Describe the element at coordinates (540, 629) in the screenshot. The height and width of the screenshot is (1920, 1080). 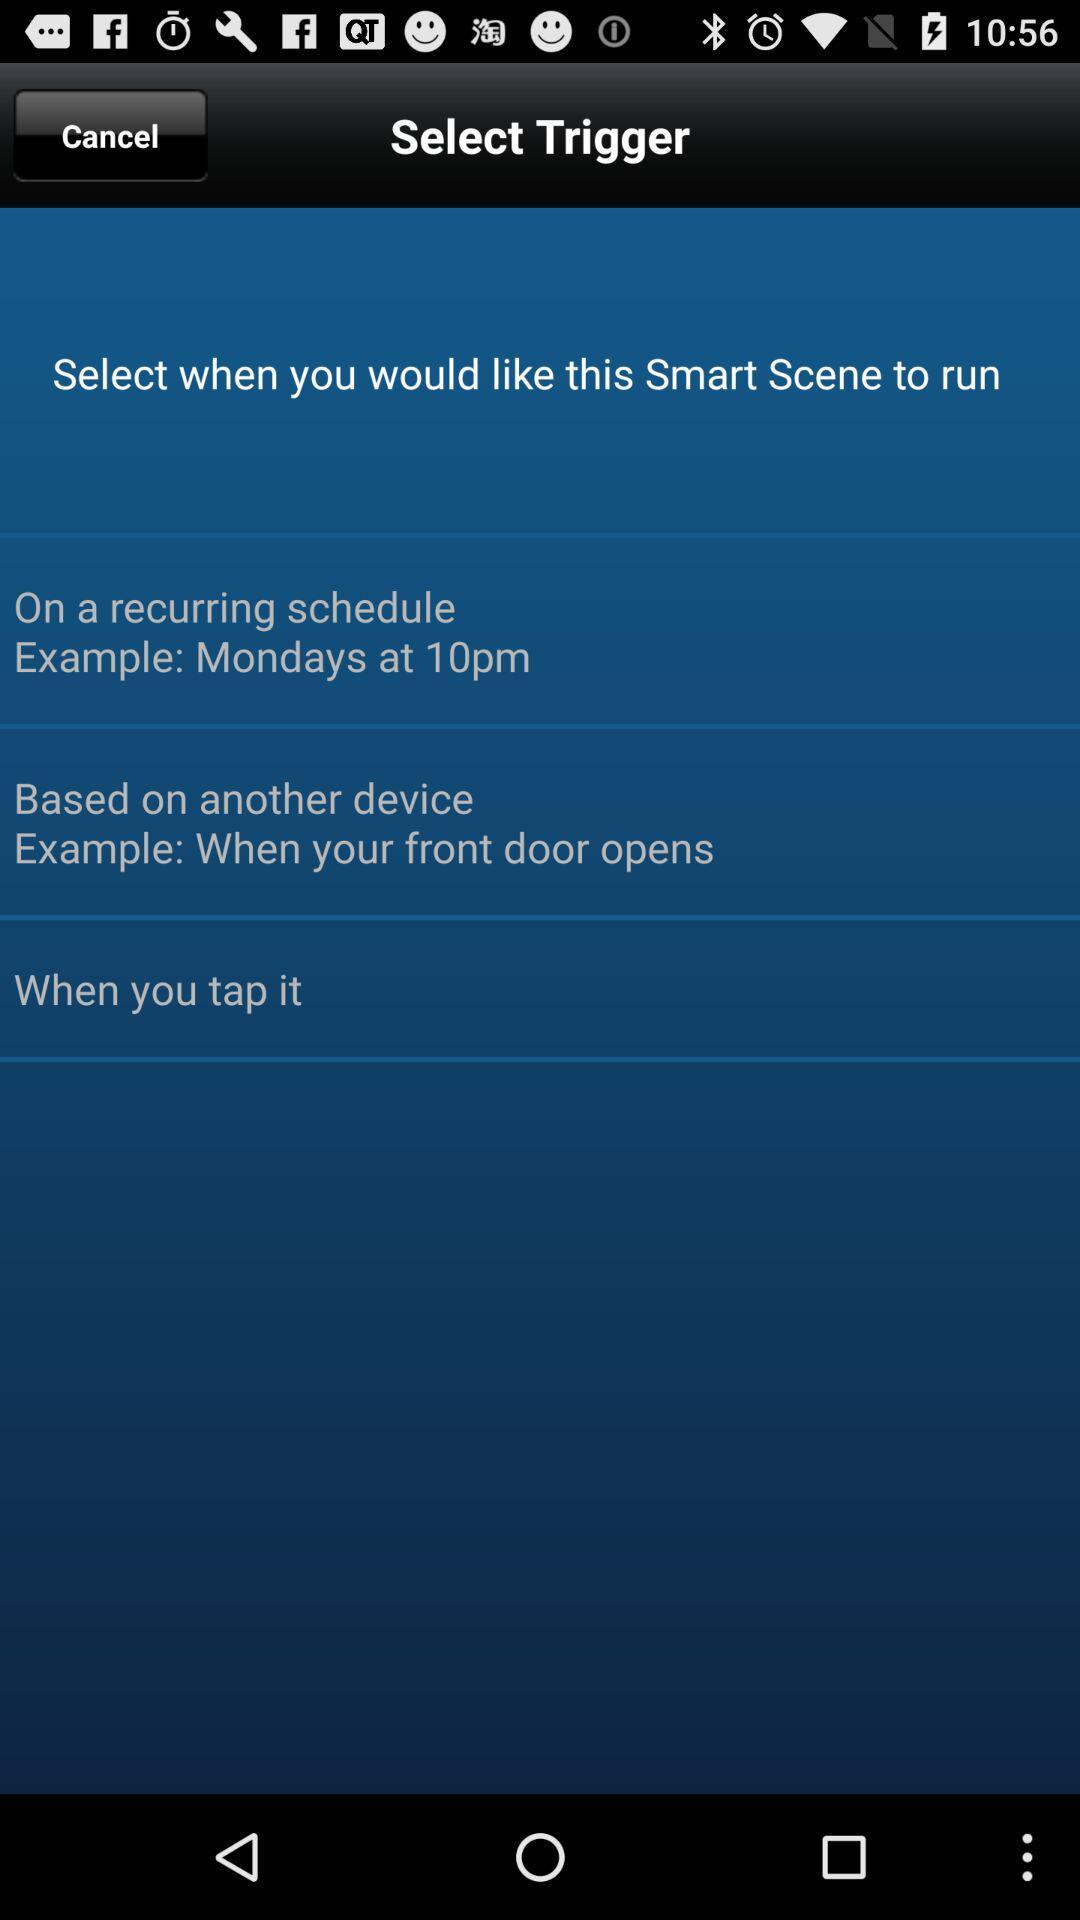
I see `the item above based on another app` at that location.